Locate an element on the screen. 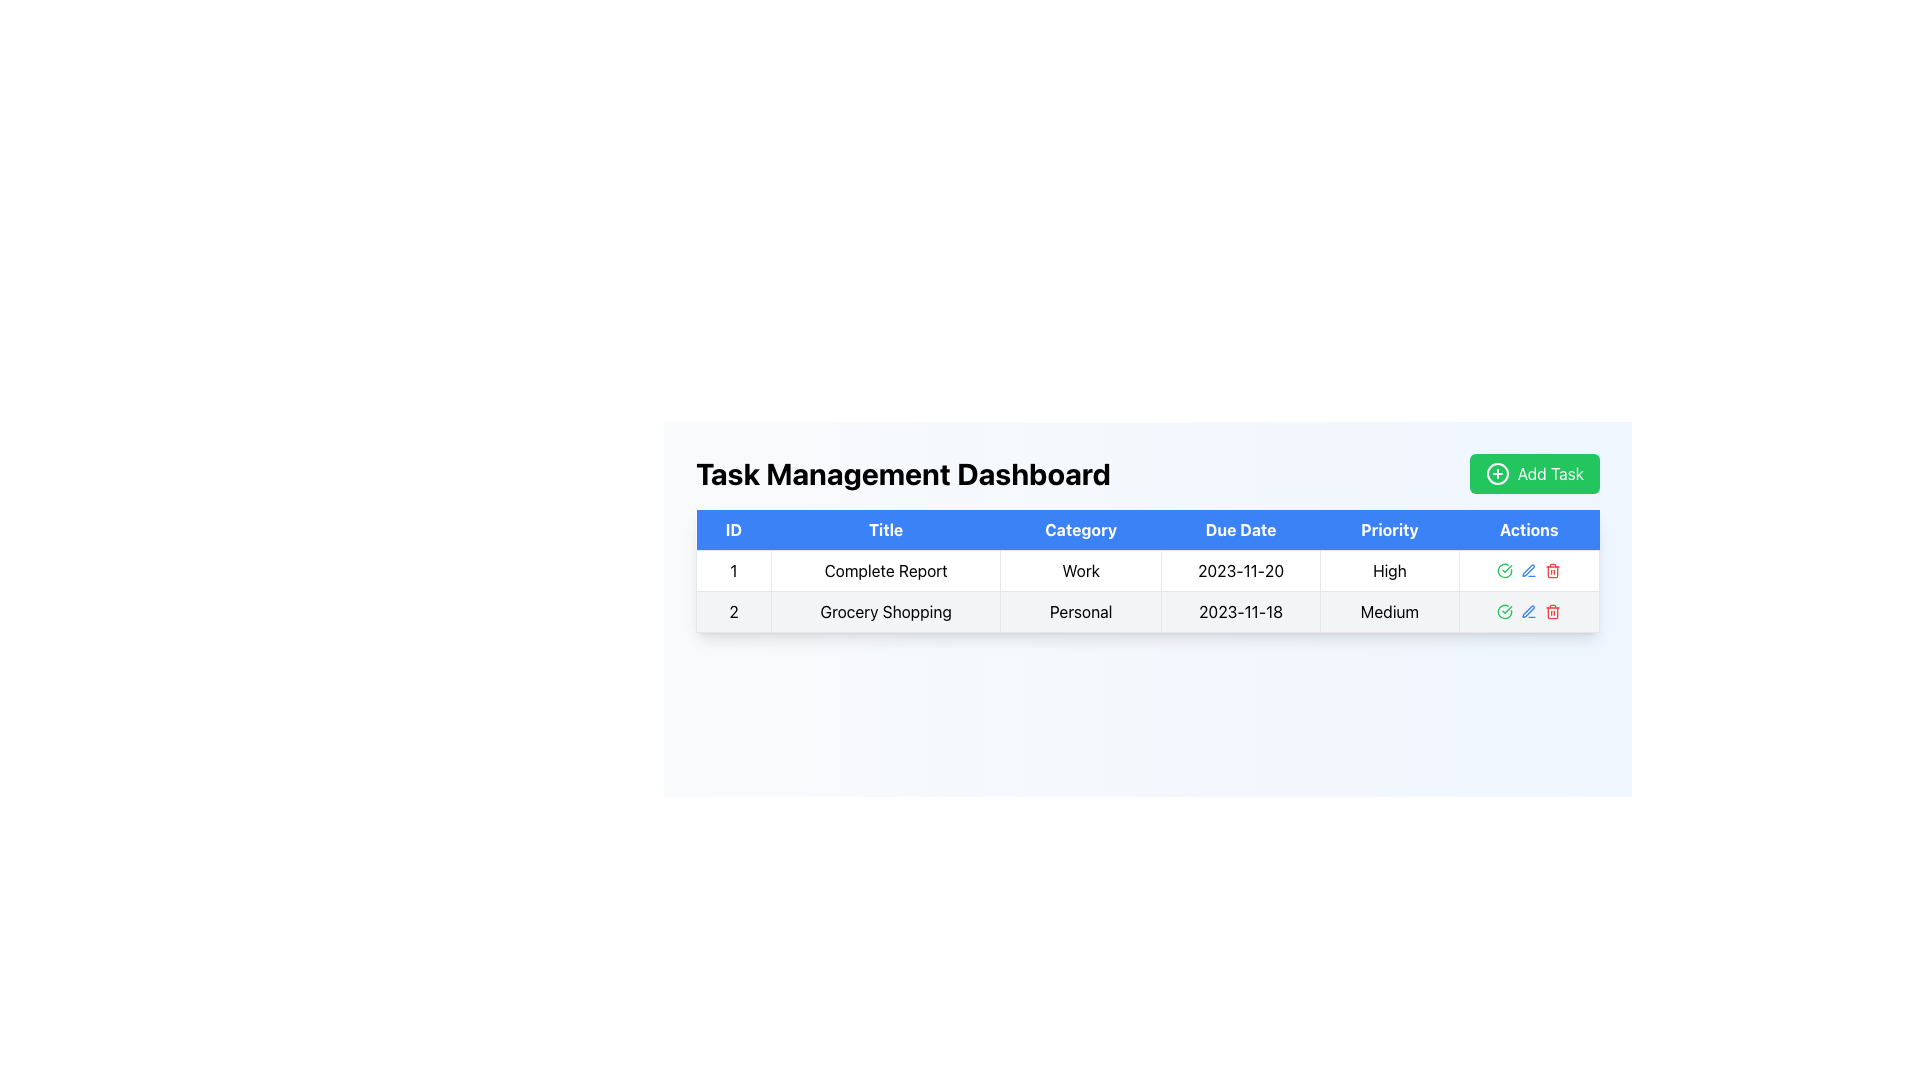  the table cell that displays the ID number for the second entry in the task management table, located in the second row under the 'ID' column is located at coordinates (733, 611).